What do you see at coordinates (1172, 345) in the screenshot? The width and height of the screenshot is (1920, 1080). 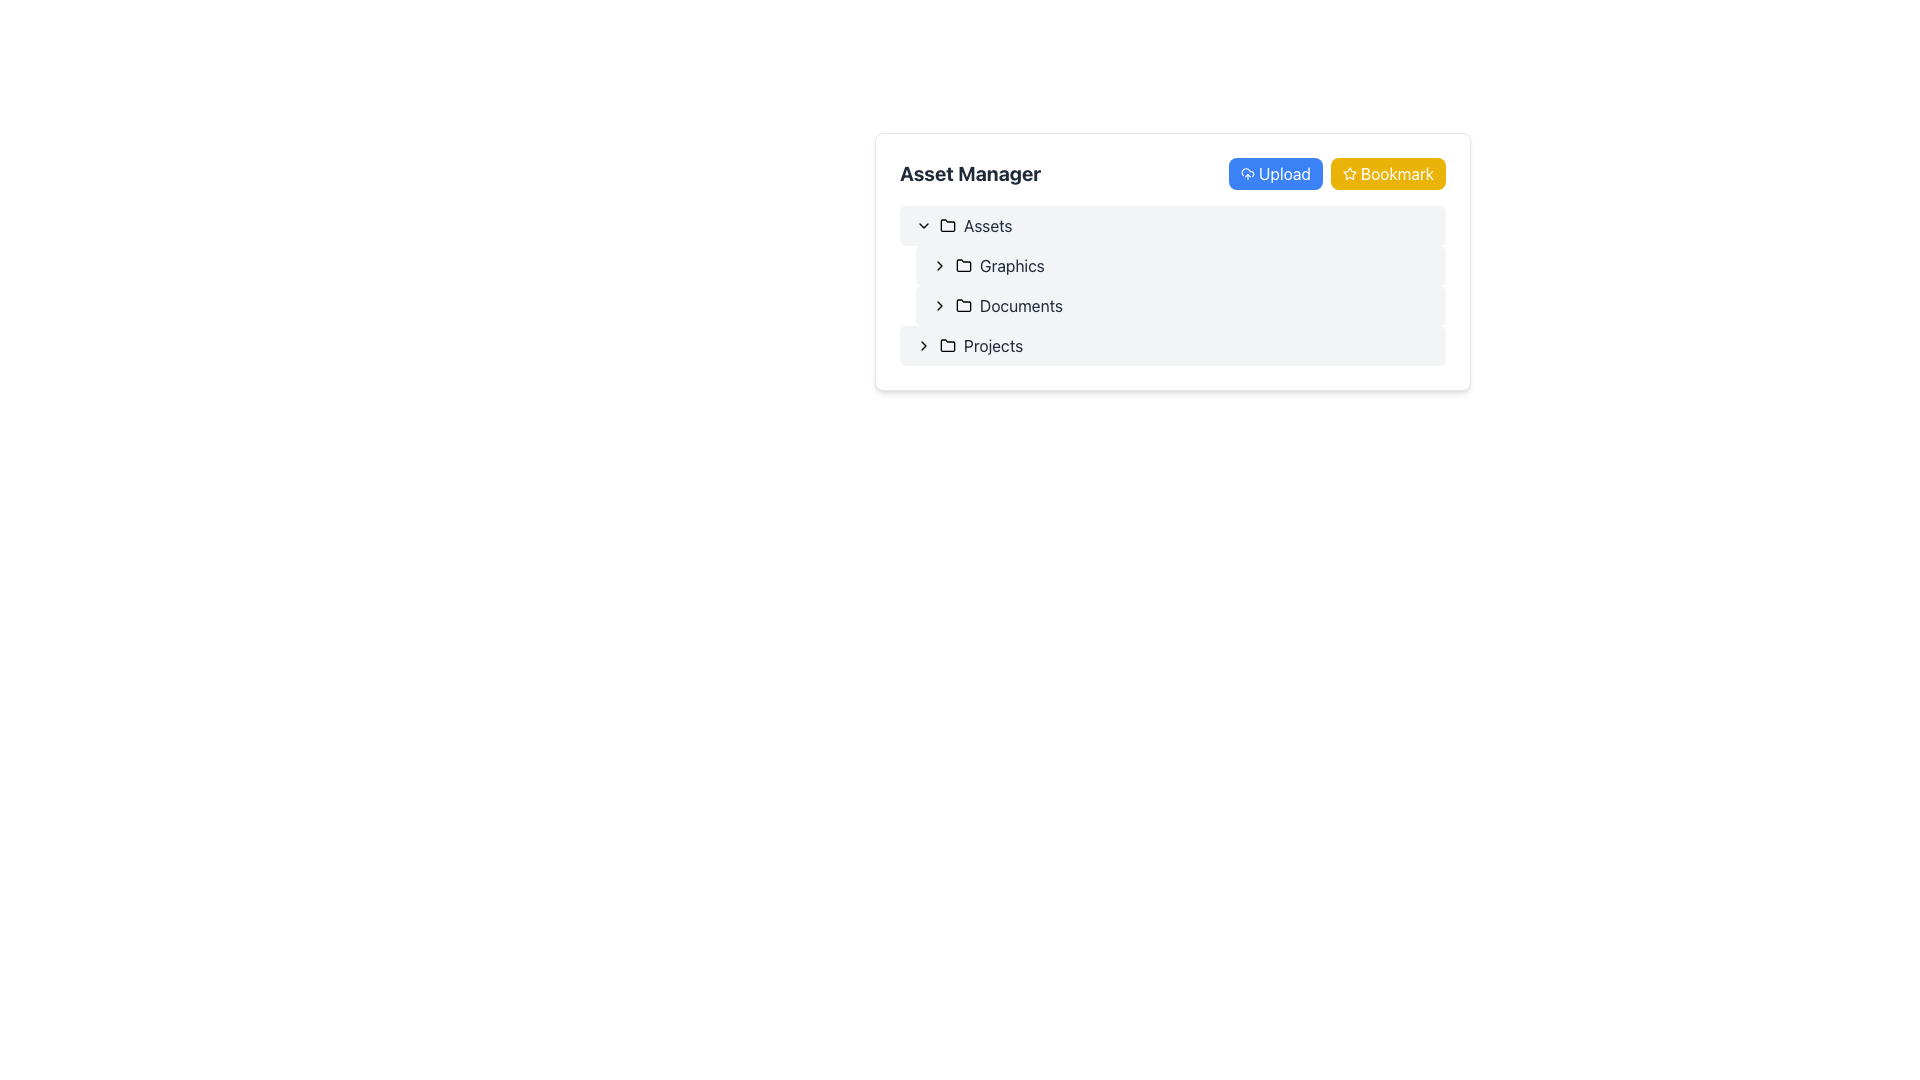 I see `the 'Projects' button, which is the last item in the 'Asset Manager' panel` at bounding box center [1172, 345].